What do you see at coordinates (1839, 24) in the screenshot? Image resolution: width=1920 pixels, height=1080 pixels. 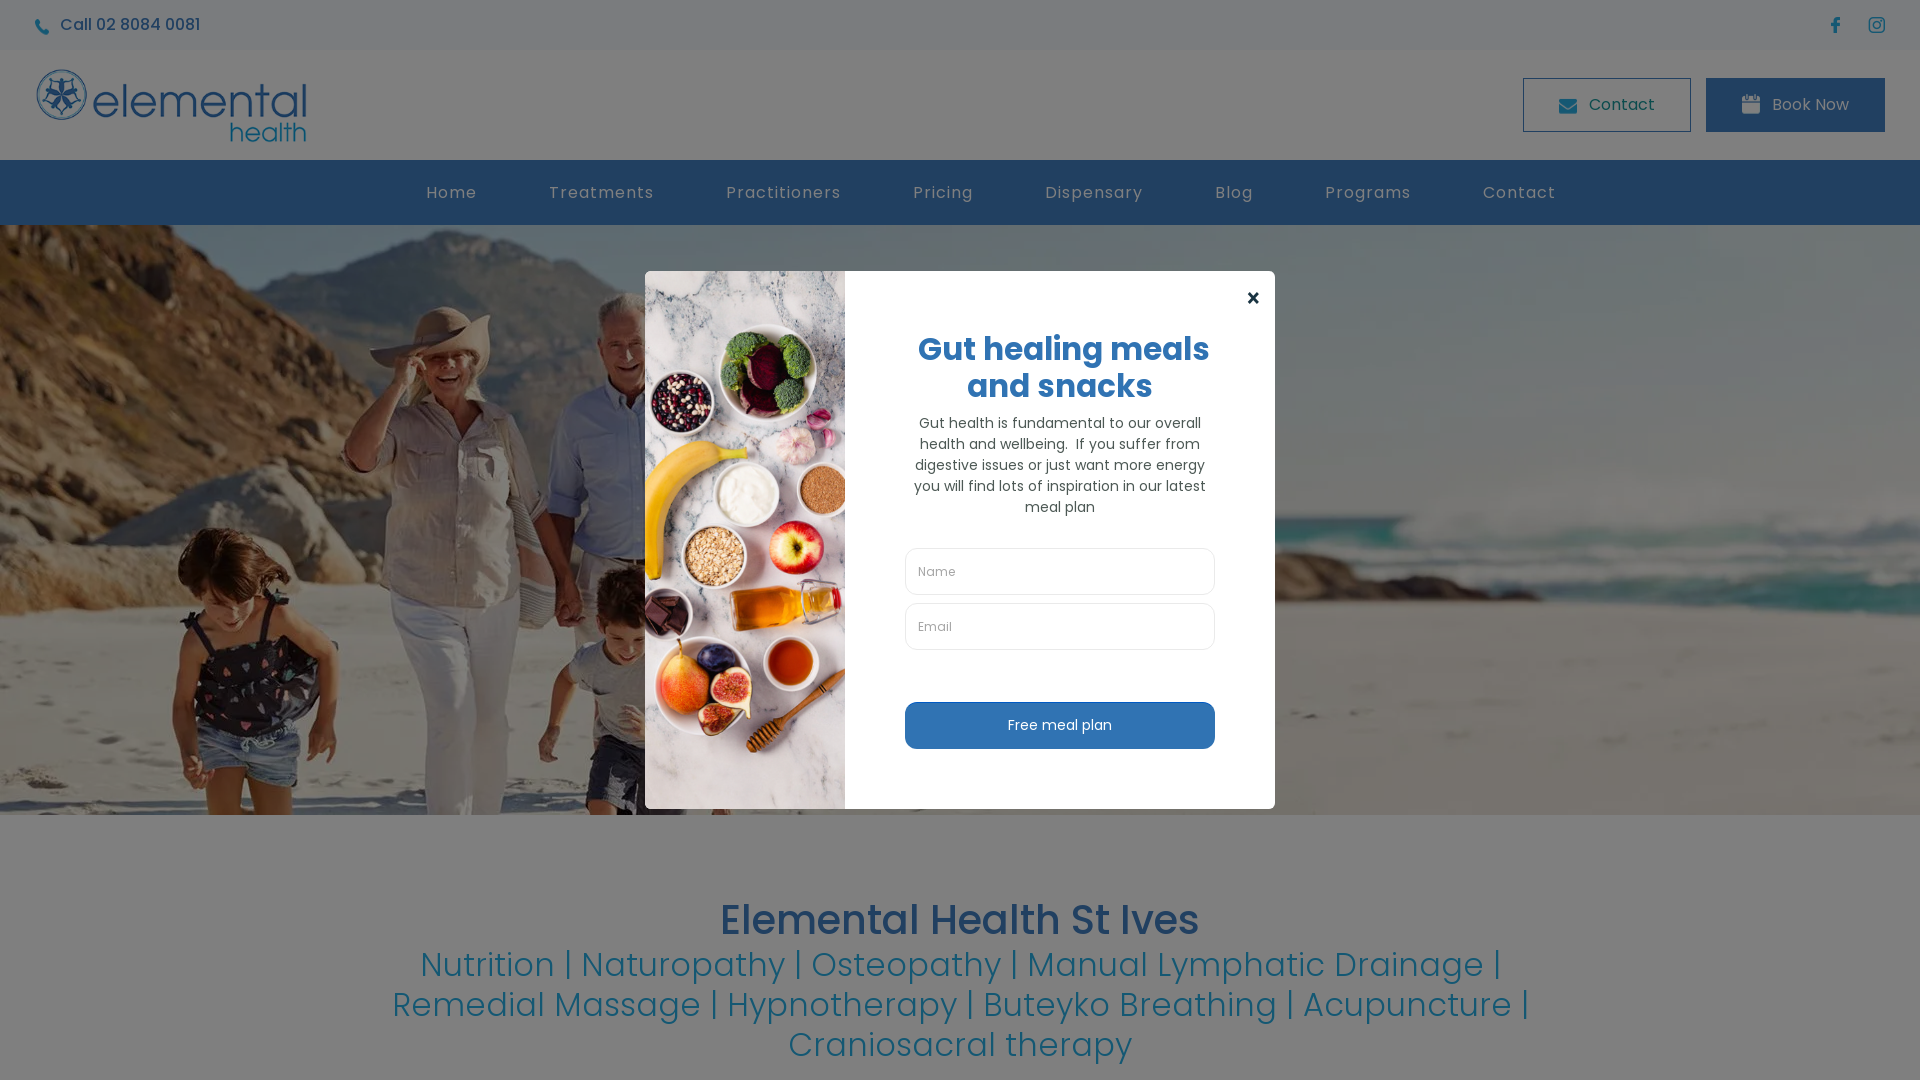 I see `'facebook'` at bounding box center [1839, 24].